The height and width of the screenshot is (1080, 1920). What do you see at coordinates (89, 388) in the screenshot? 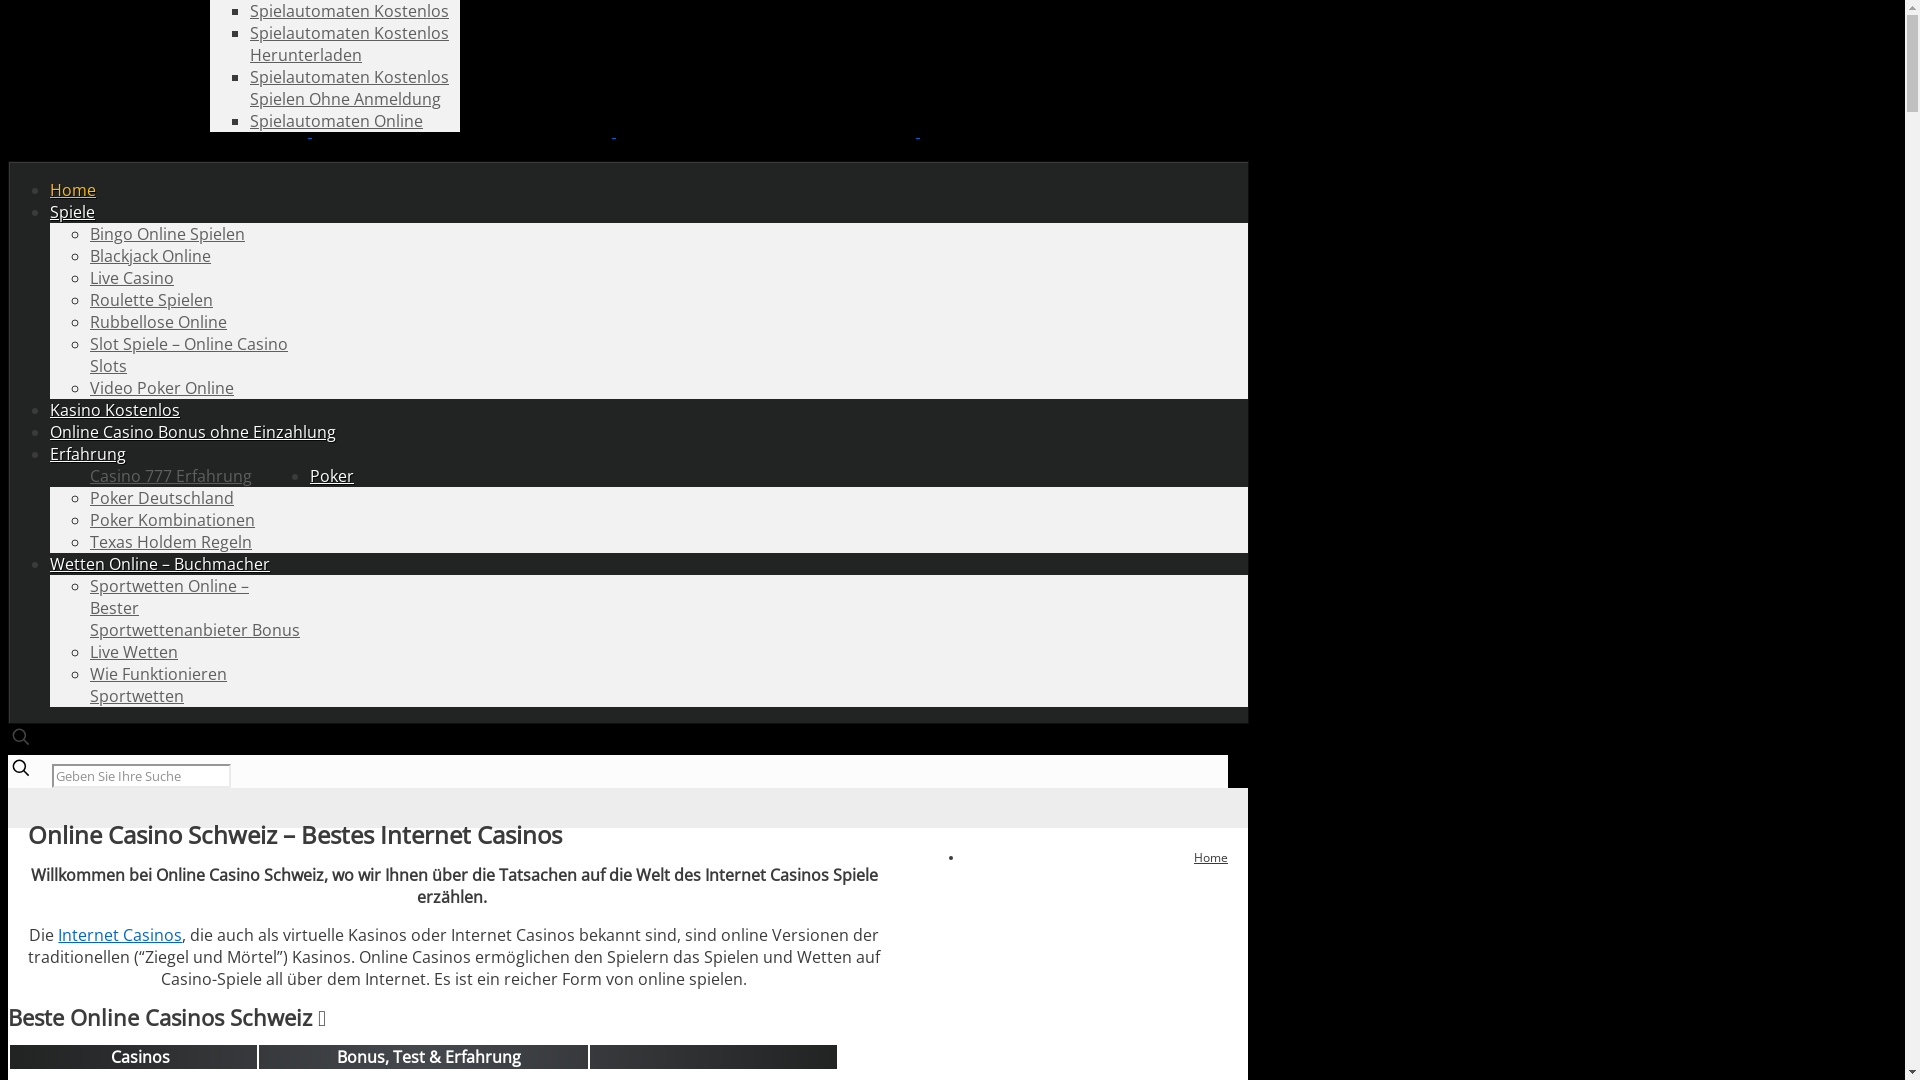
I see `'Video Poker Online'` at bounding box center [89, 388].